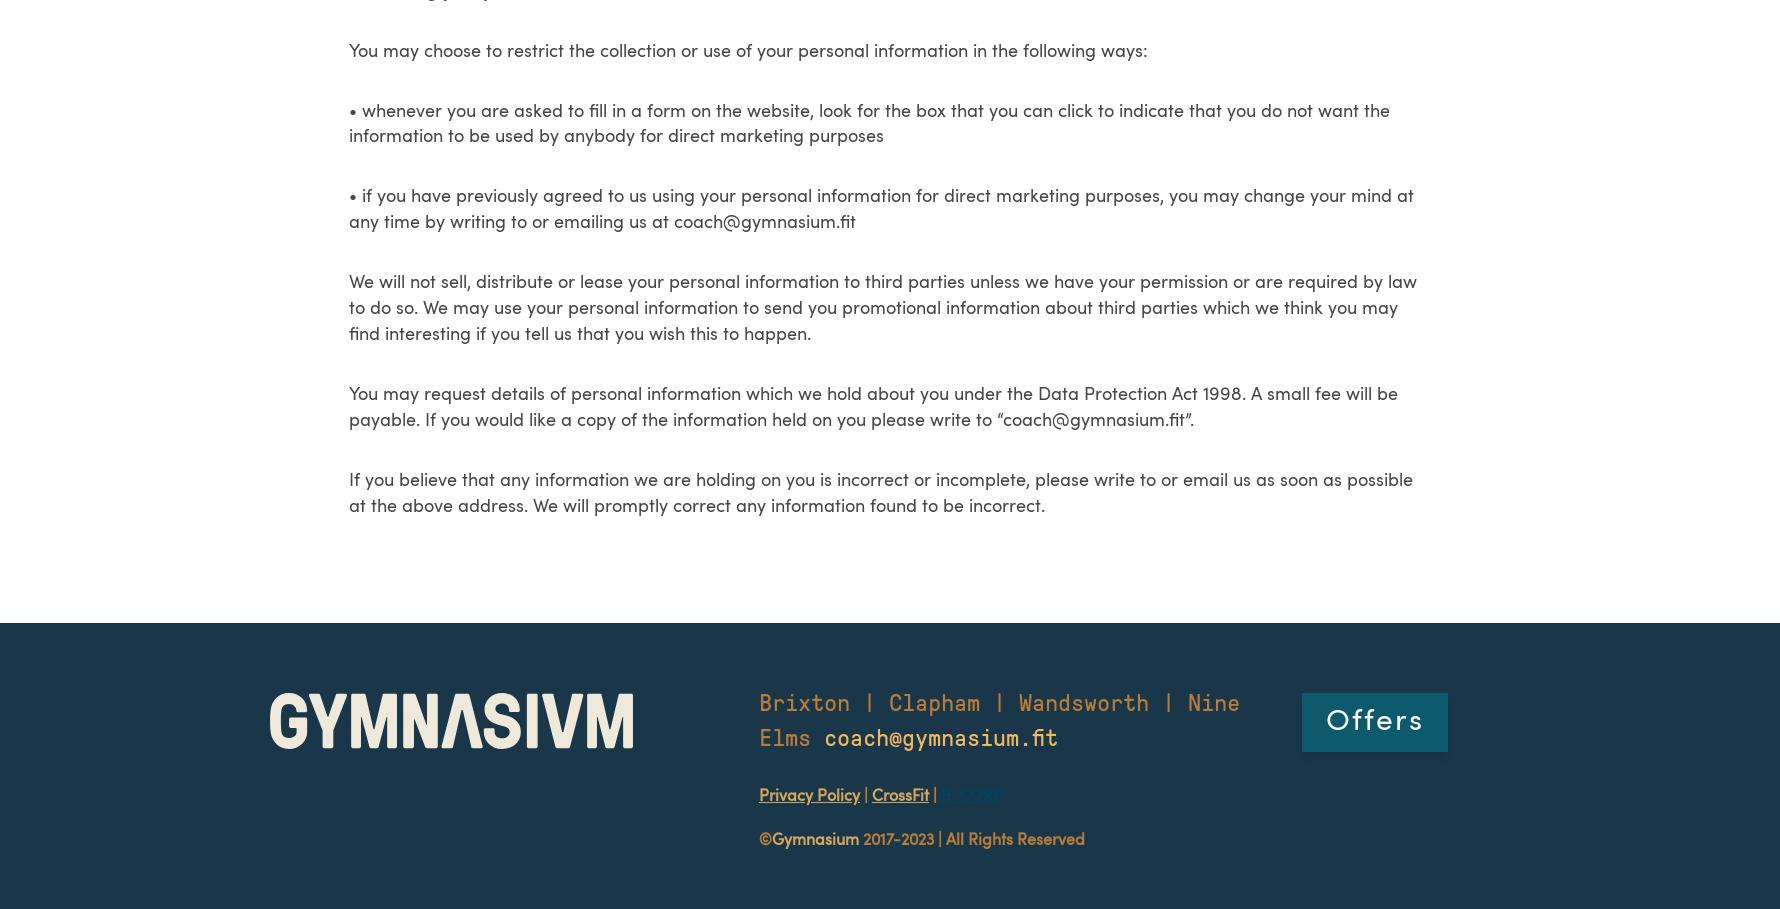 This screenshot has width=1780, height=909. What do you see at coordinates (880, 209) in the screenshot?
I see `'if you have previously agreed to us using your personal information for direct marketing purposes, you may change your mind at any time by writing to or emailing us at coach@gymnasium.fit'` at bounding box center [880, 209].